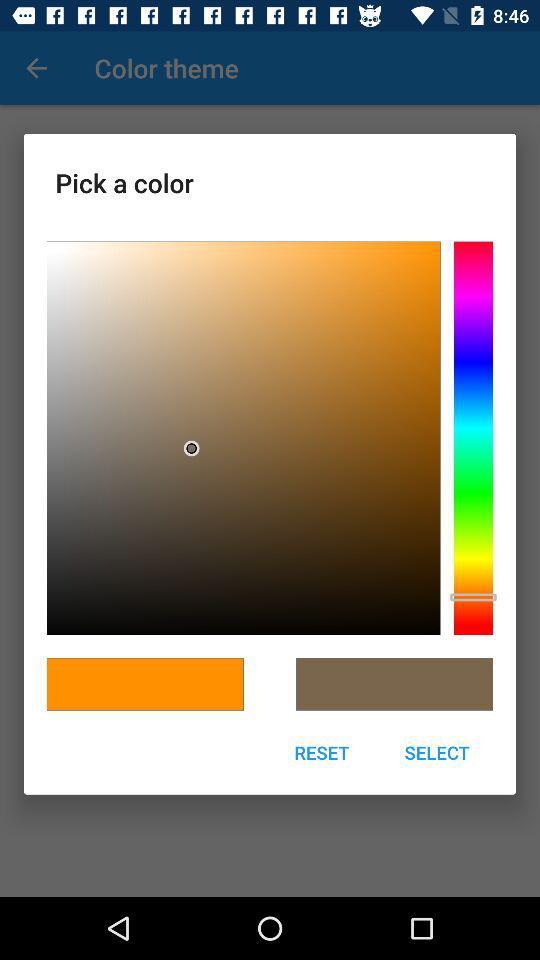 This screenshot has height=960, width=540. Describe the element at coordinates (321, 751) in the screenshot. I see `reset item` at that location.